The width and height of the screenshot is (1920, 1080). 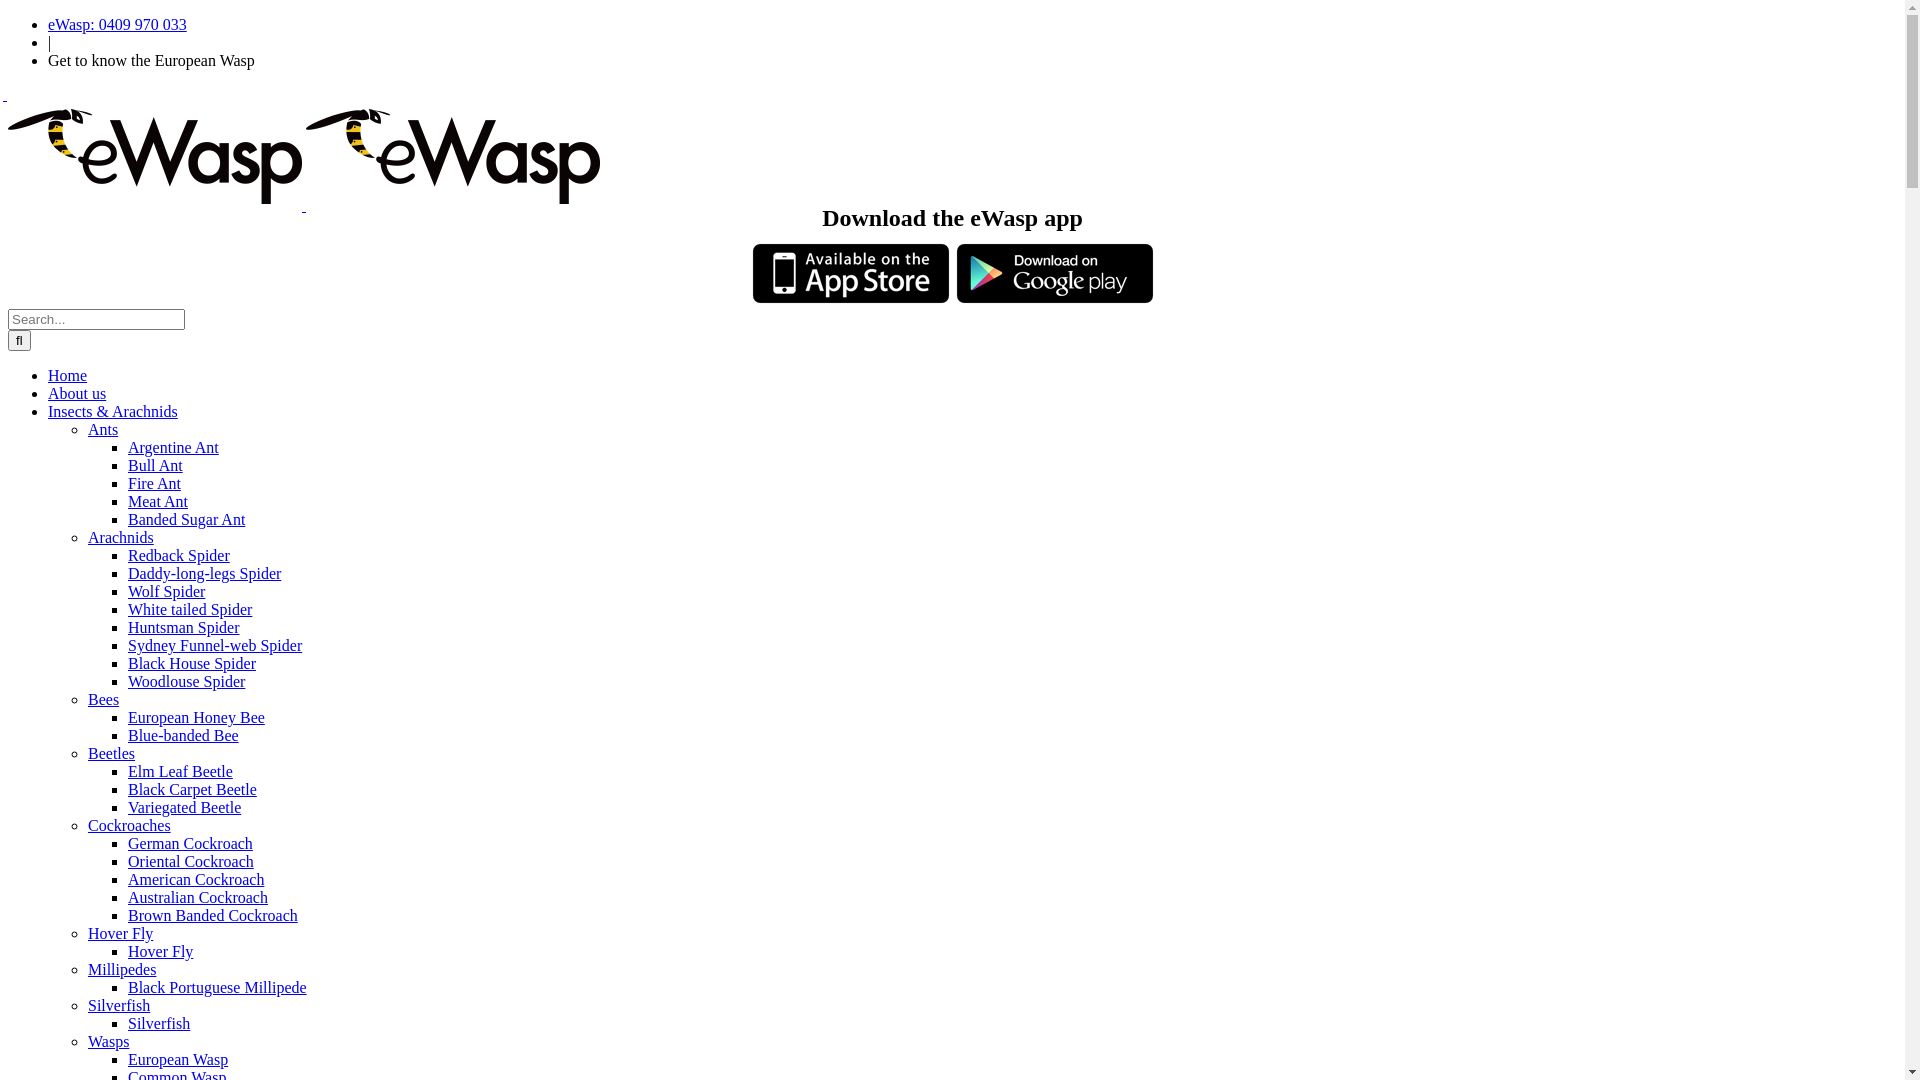 What do you see at coordinates (180, 770) in the screenshot?
I see `'Elm Leaf Beetle'` at bounding box center [180, 770].